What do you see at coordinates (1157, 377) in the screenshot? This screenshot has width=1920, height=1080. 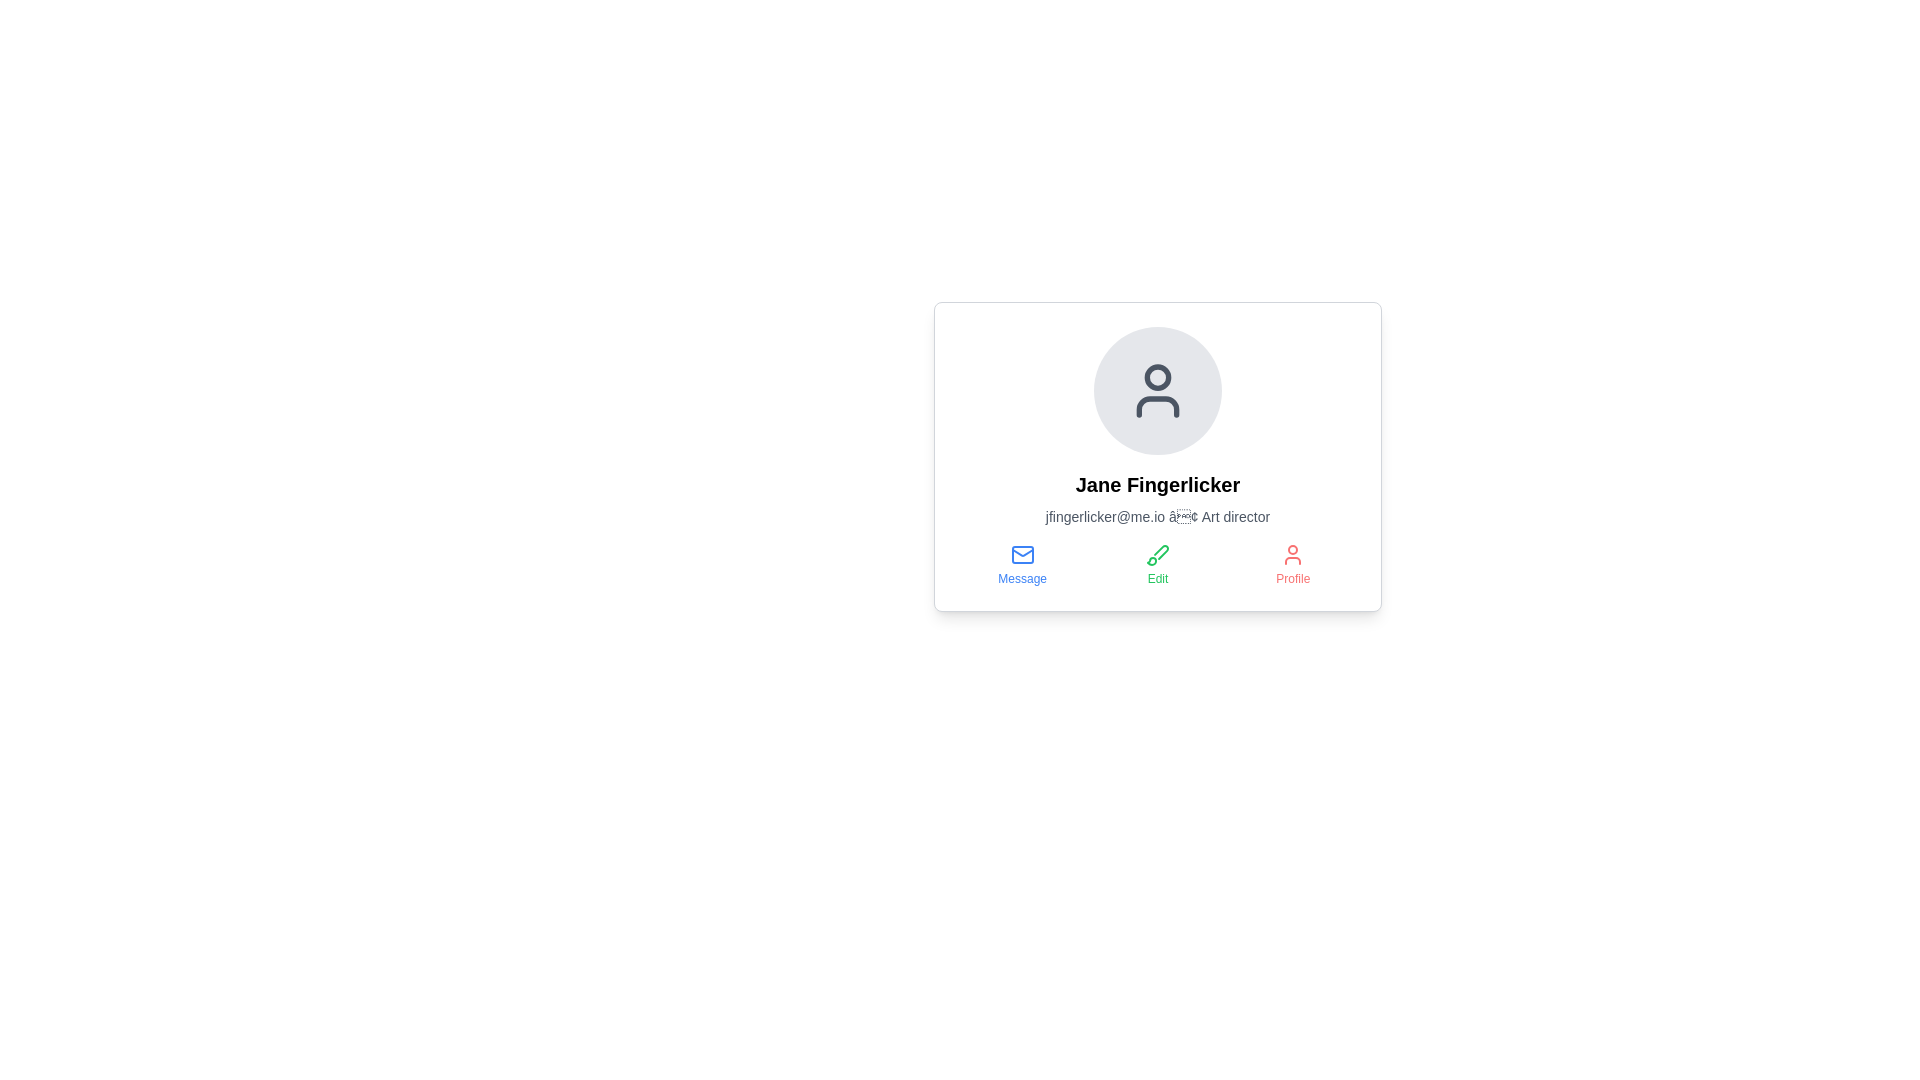 I see `the small circle located within the avatar icon at the top of the user profile card, which resembles a stylized person` at bounding box center [1157, 377].